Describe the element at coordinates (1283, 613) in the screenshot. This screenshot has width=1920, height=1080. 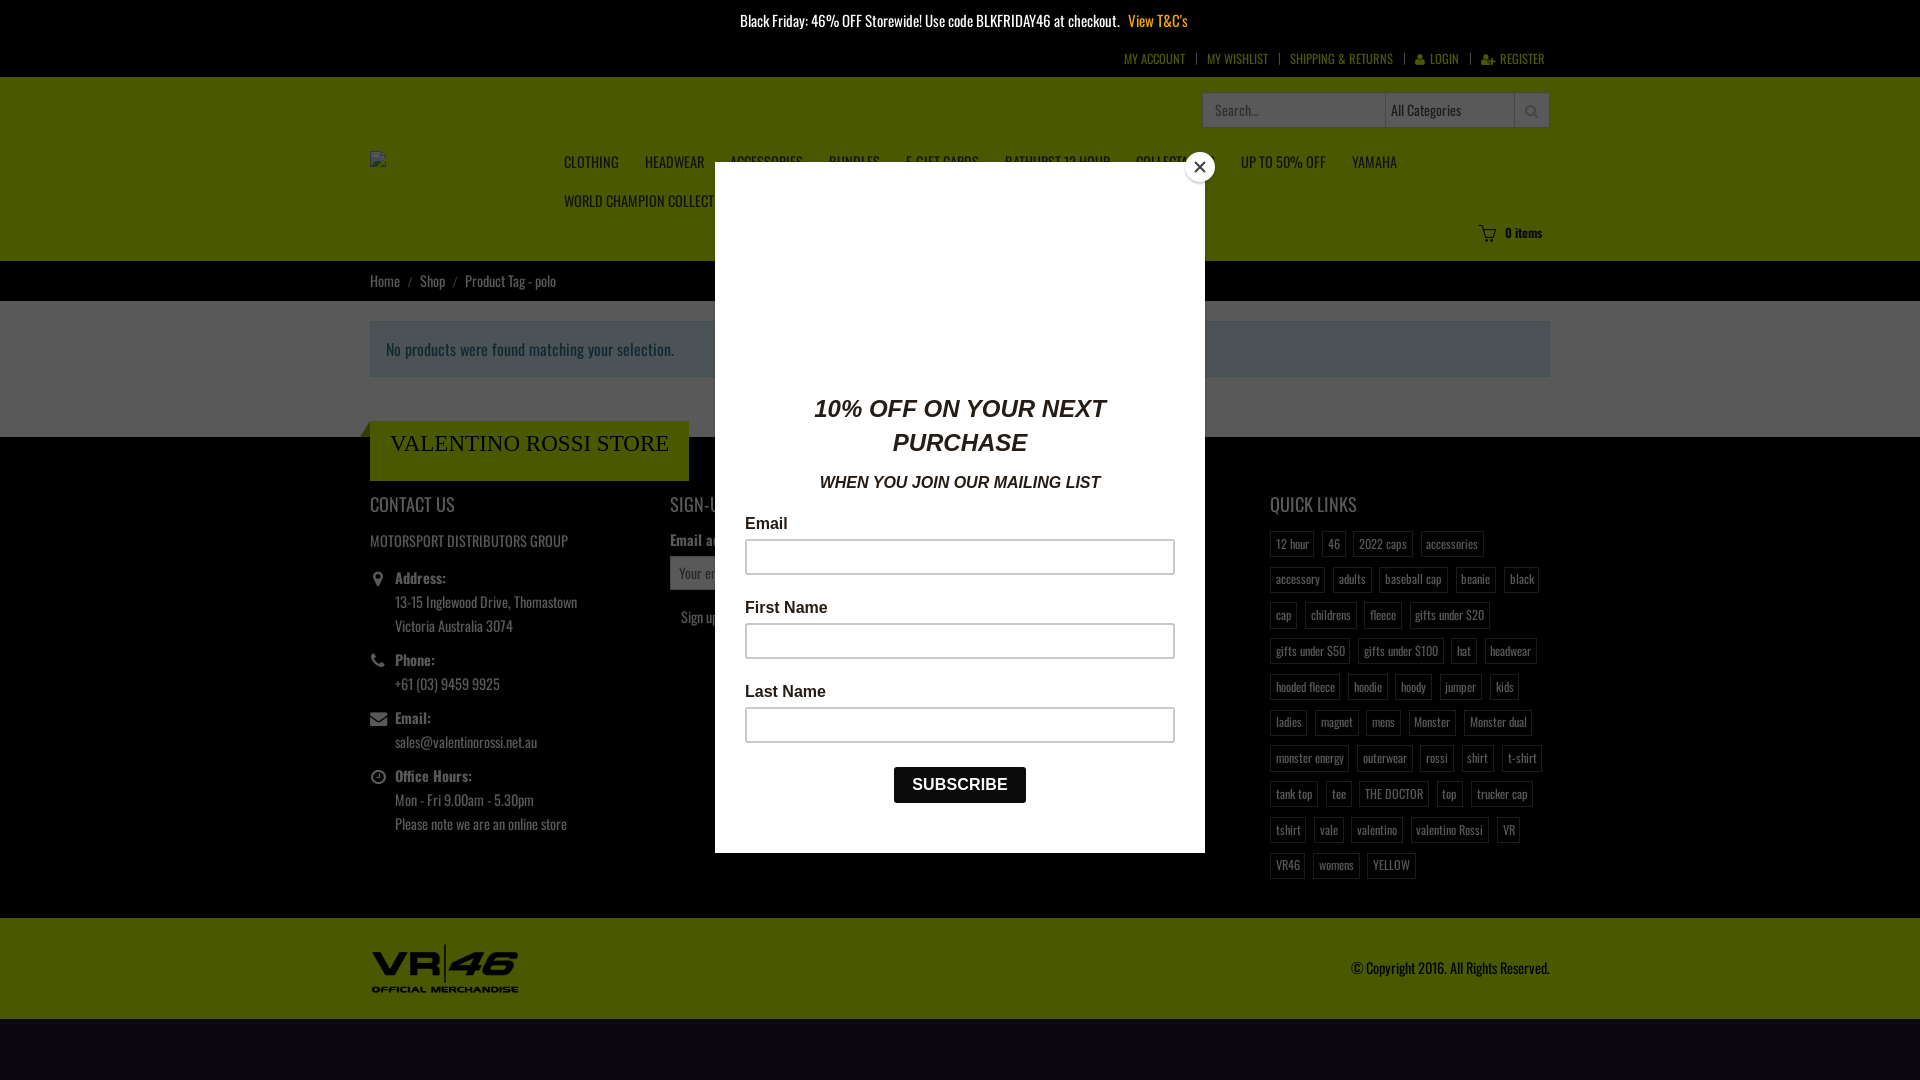
I see `'cap'` at that location.